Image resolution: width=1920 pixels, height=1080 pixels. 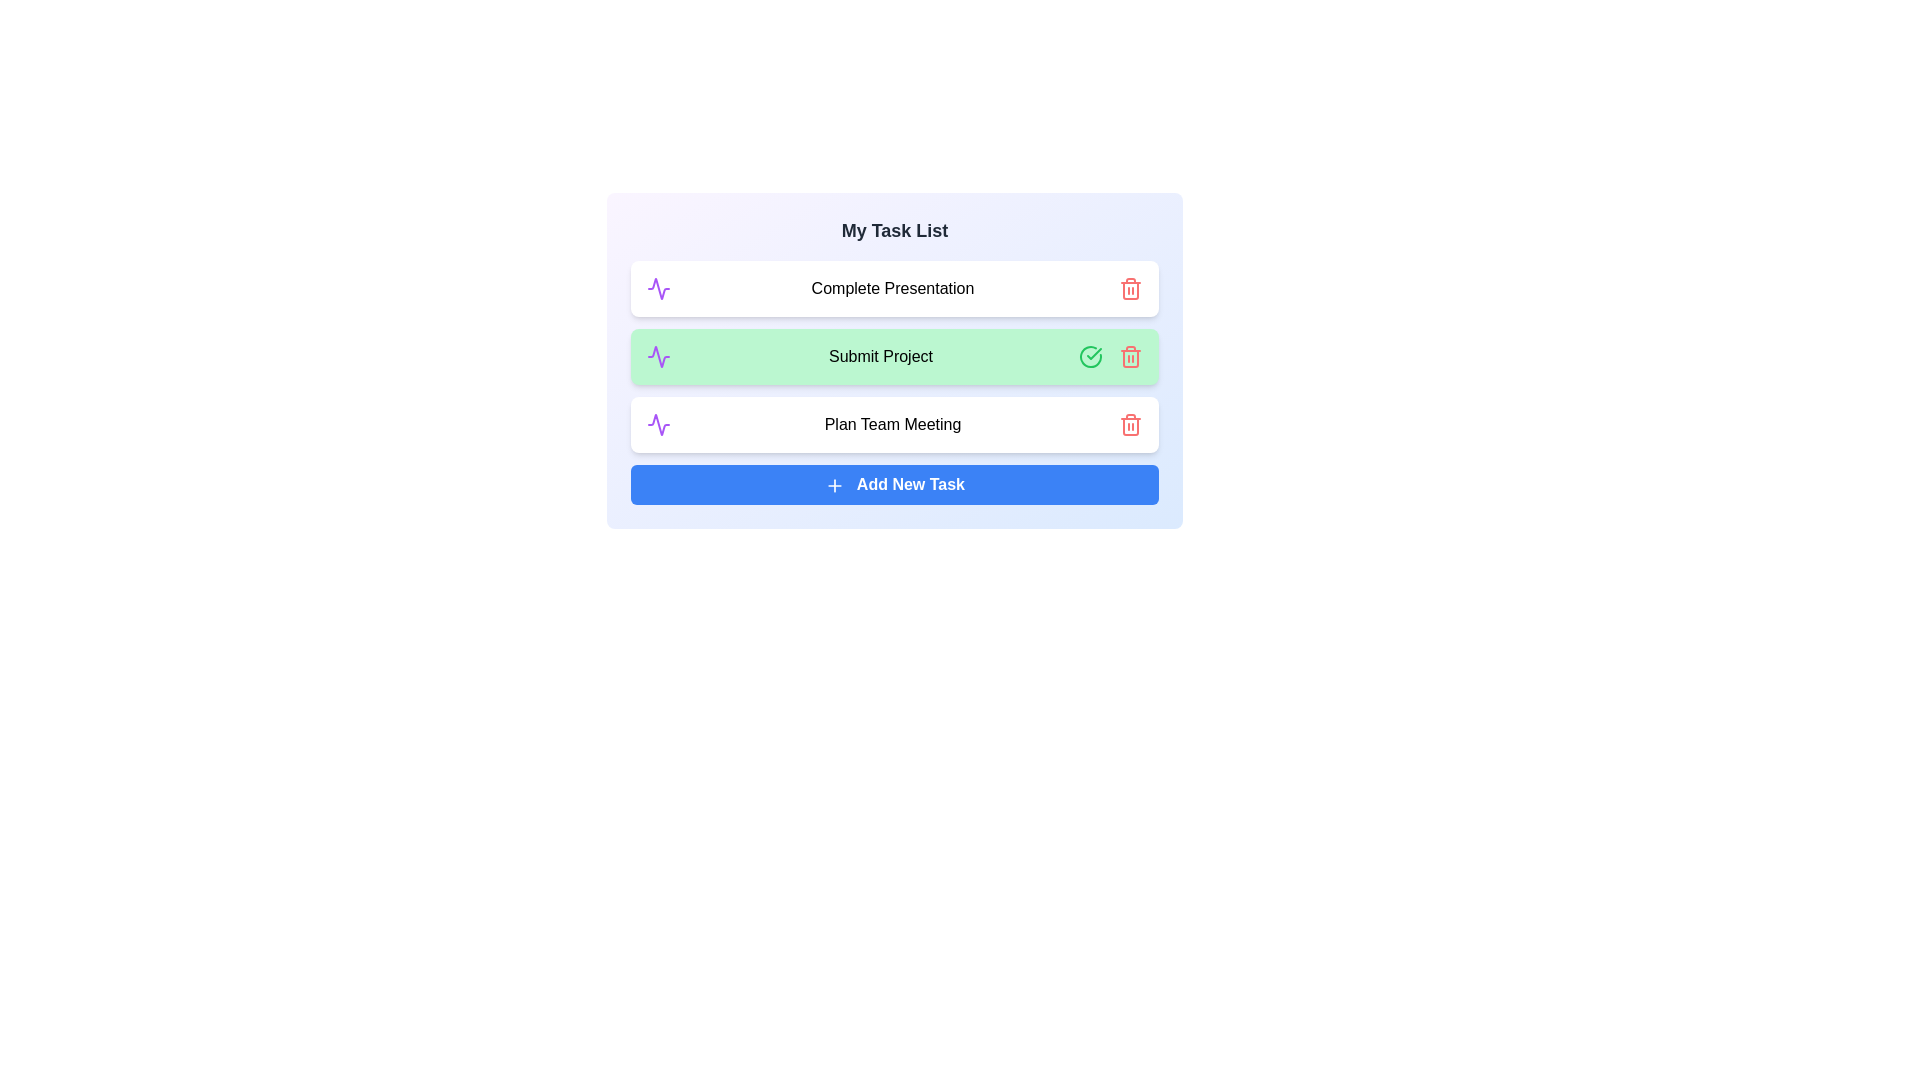 I want to click on the trash icon next to the task named Complete Presentation to delete it, so click(x=1131, y=289).